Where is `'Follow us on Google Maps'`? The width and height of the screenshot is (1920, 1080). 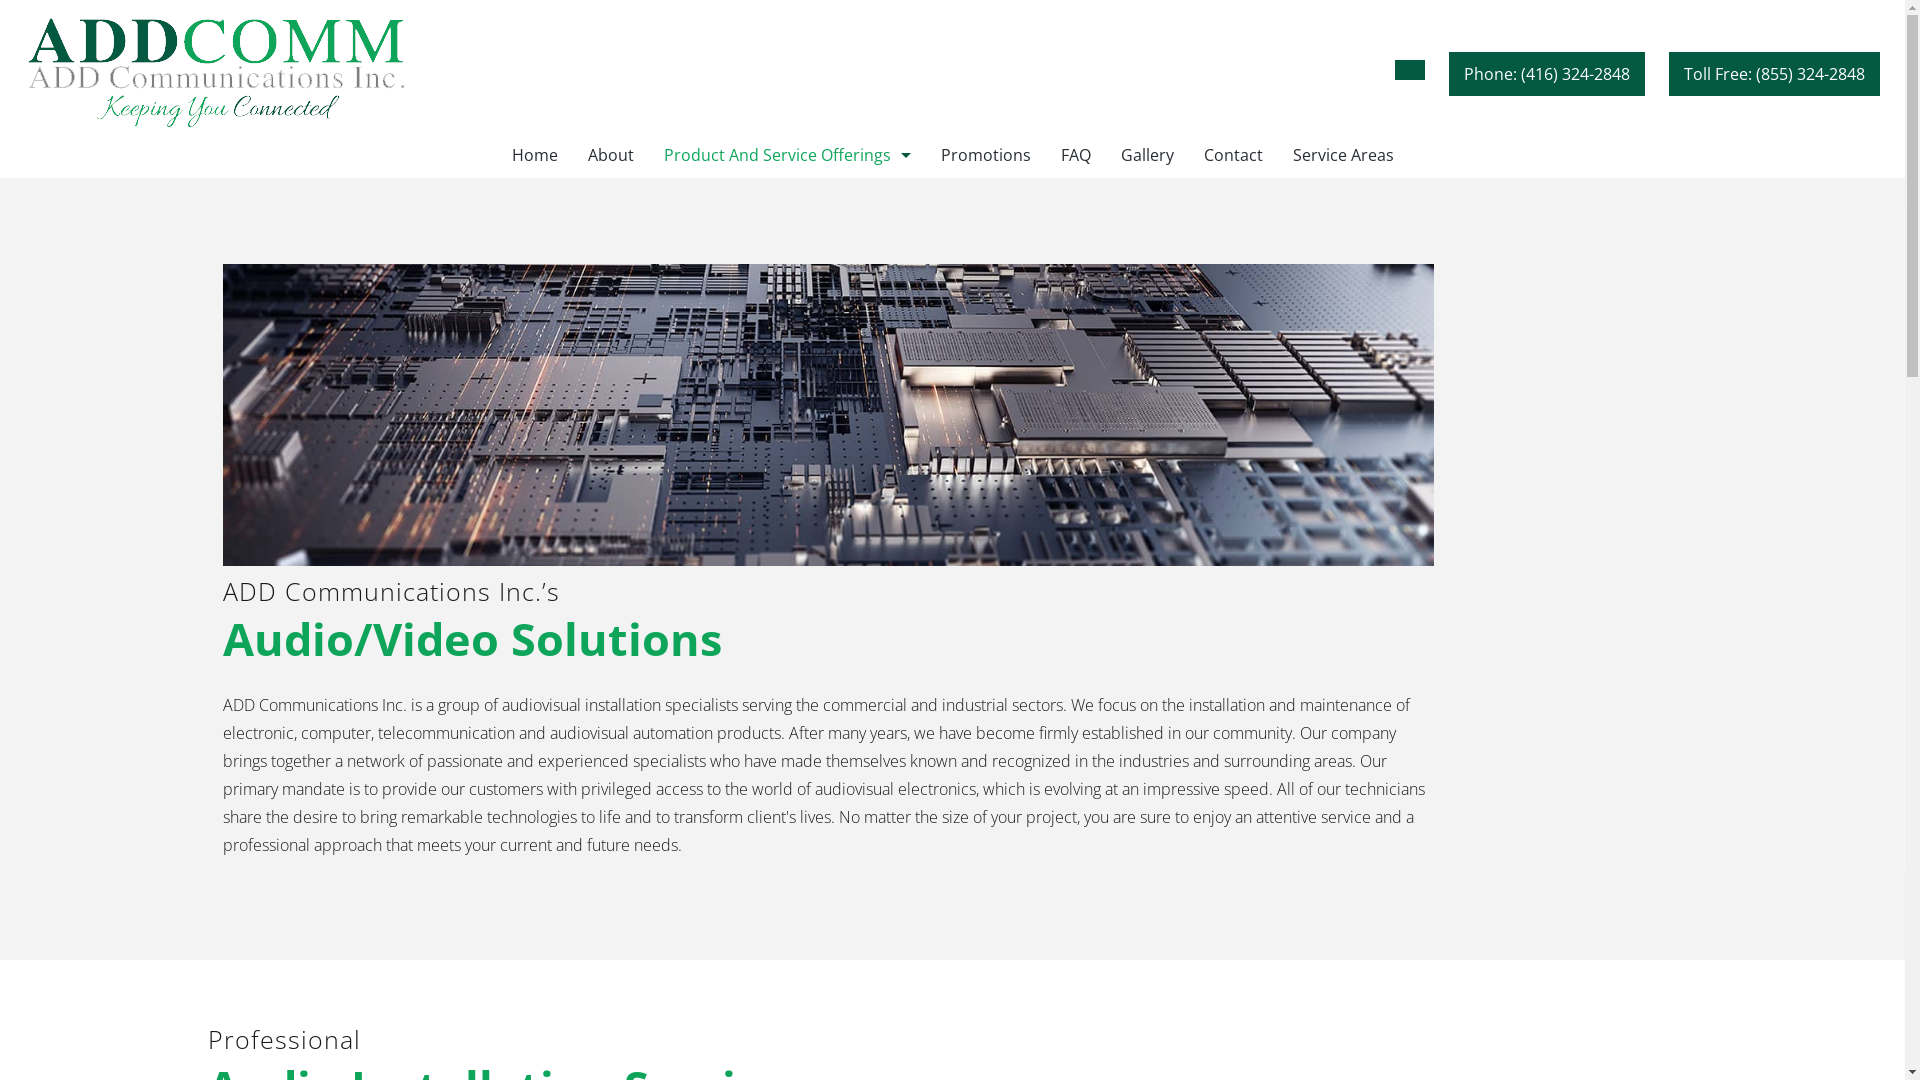 'Follow us on Google Maps' is located at coordinates (1394, 68).